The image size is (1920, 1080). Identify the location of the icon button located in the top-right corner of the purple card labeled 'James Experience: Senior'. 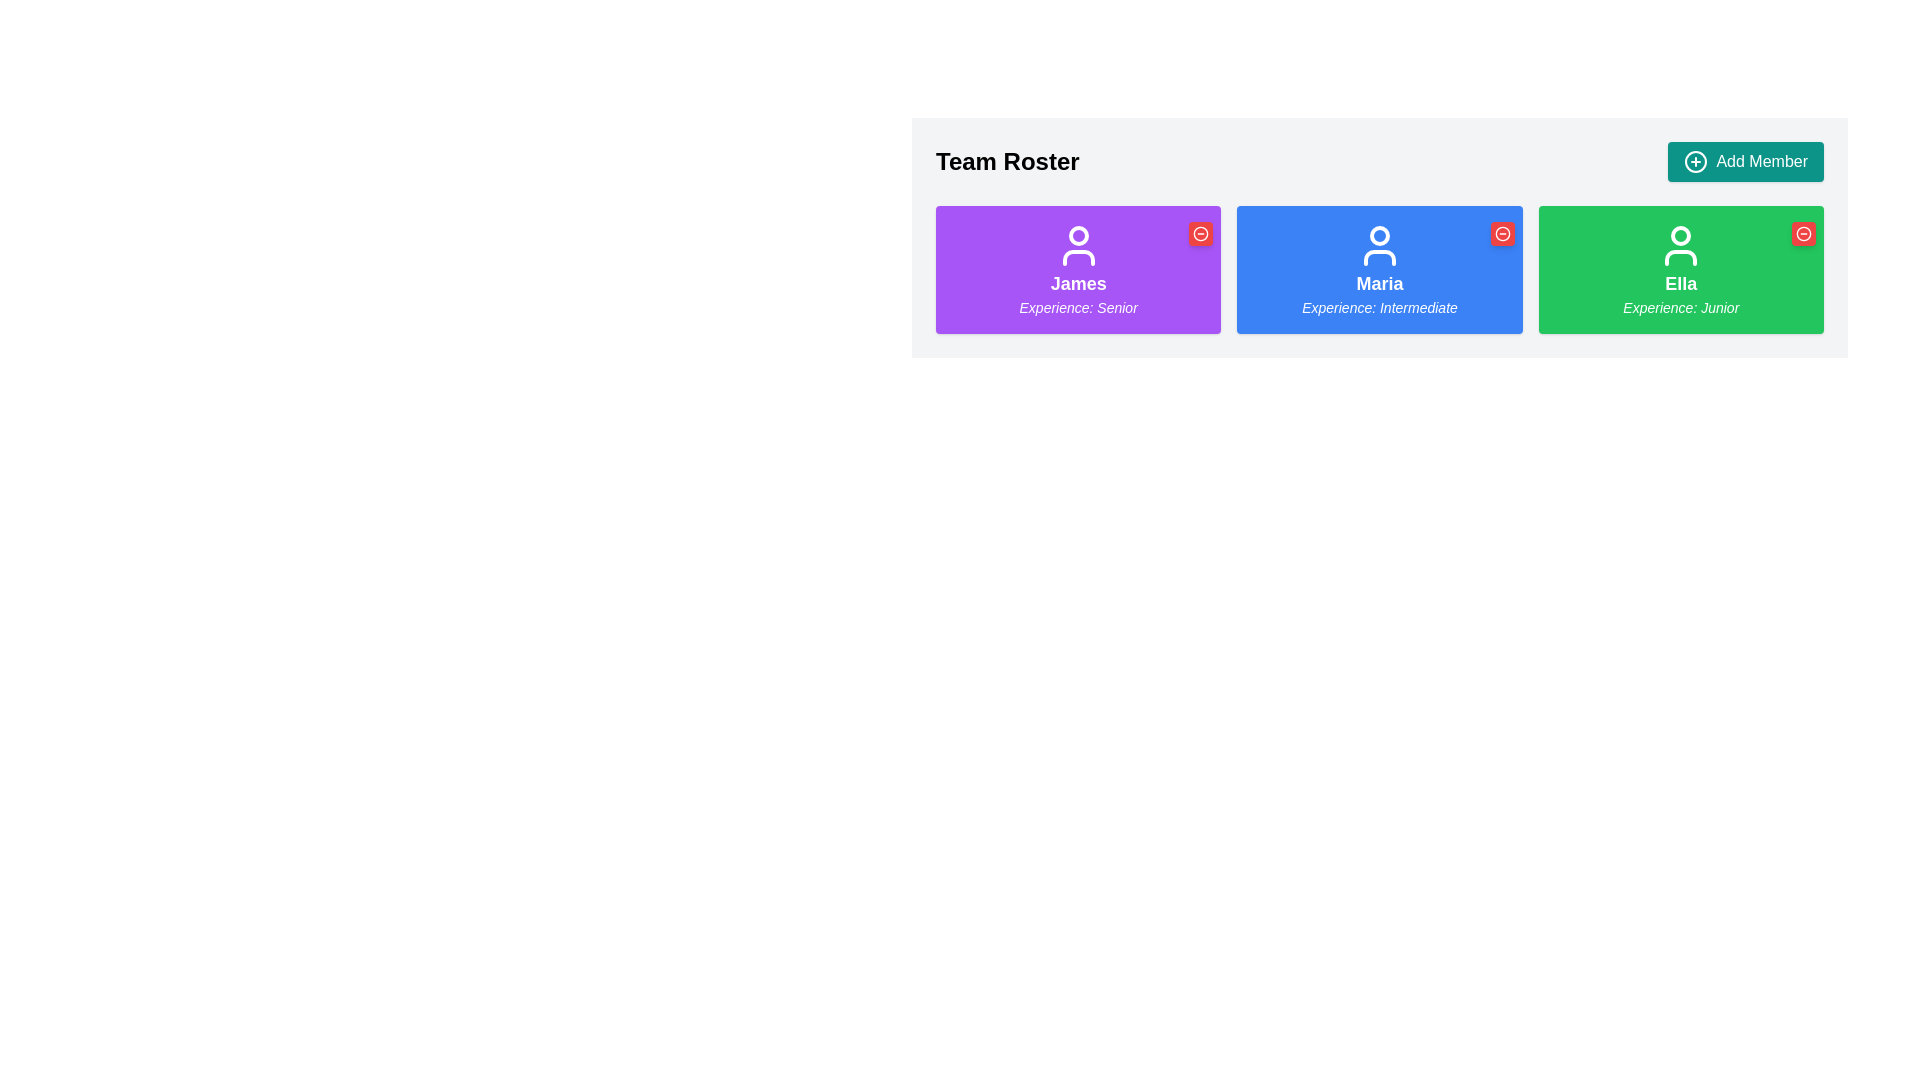
(1200, 233).